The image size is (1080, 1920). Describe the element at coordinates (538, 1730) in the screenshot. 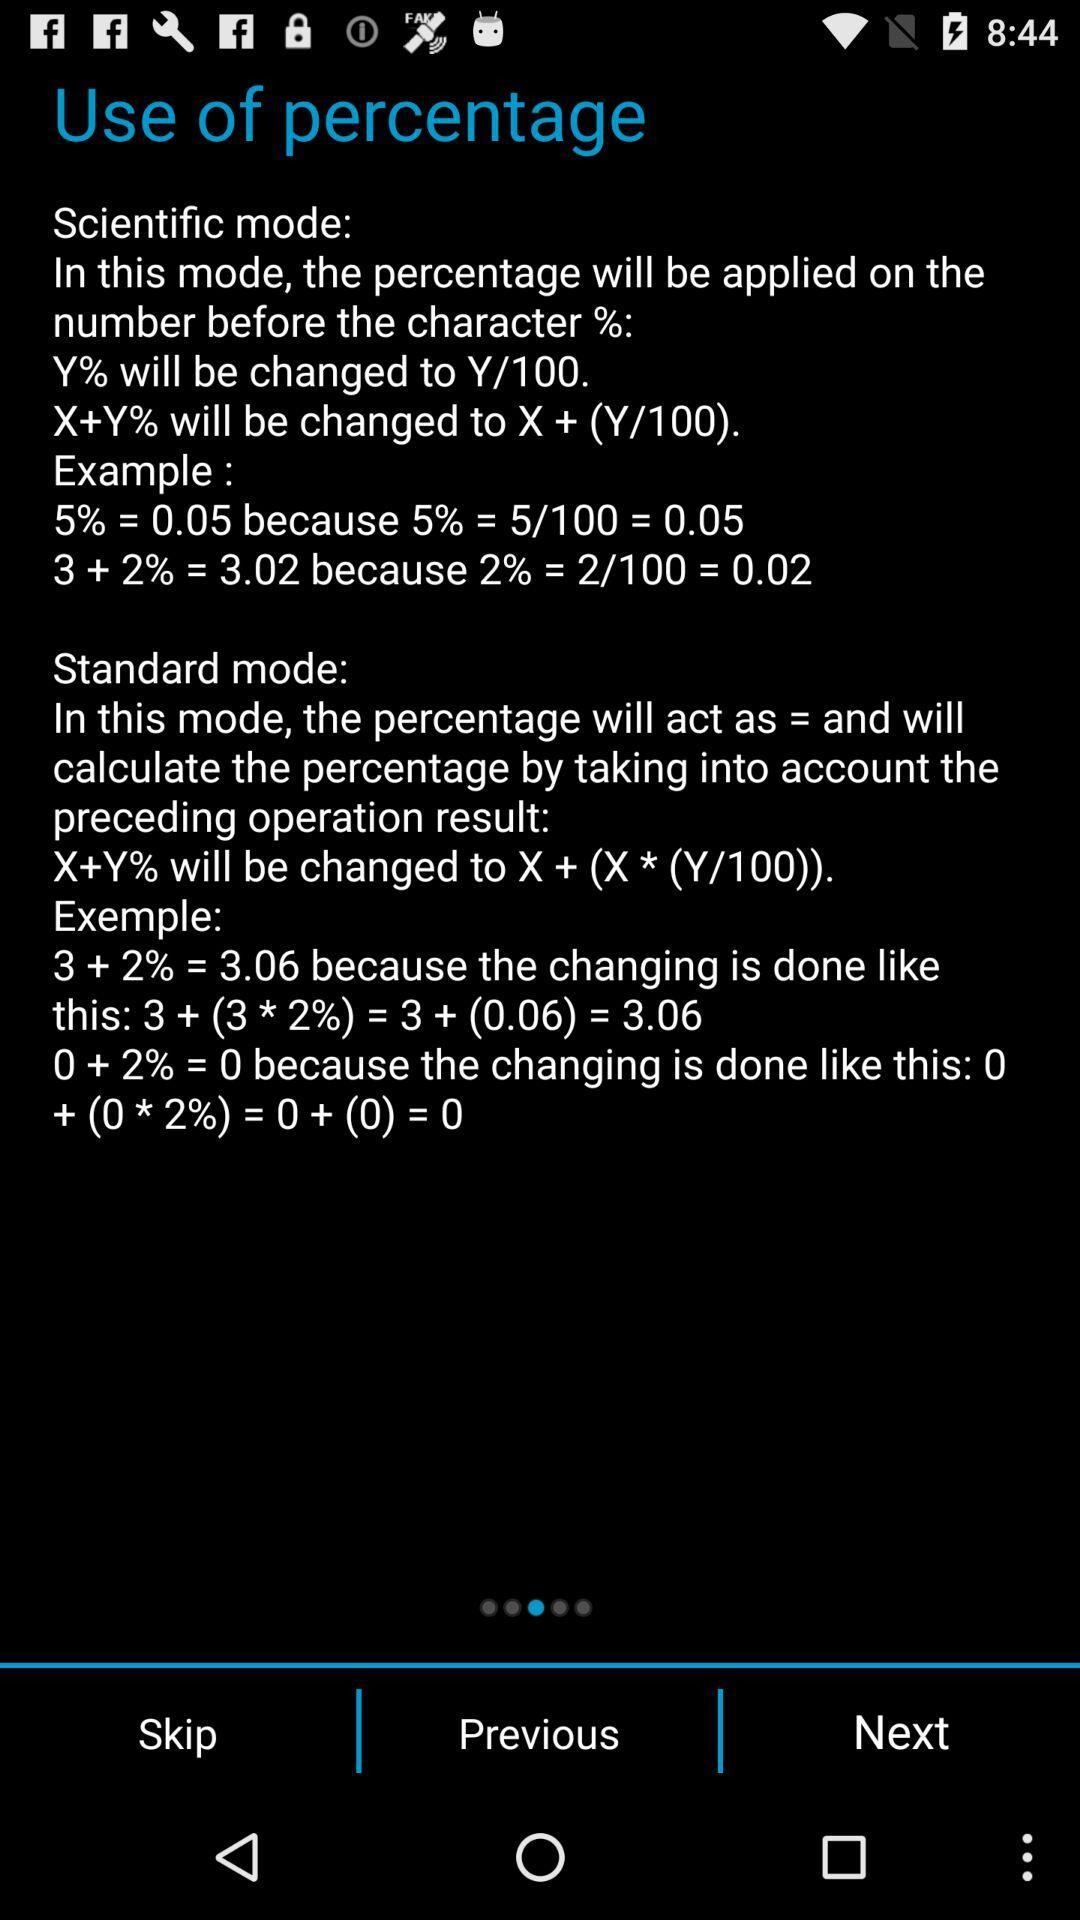

I see `previous icon` at that location.